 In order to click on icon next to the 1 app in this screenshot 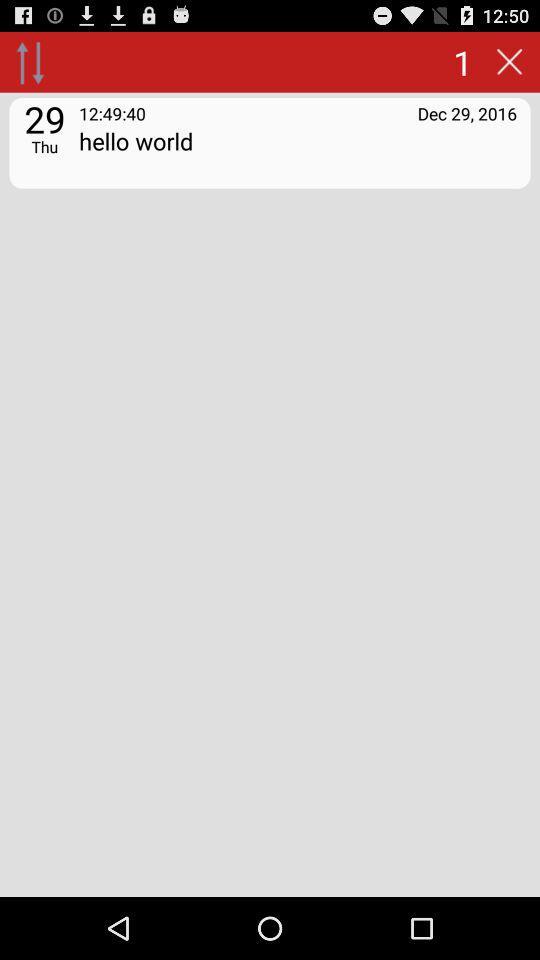, I will do `click(509, 61)`.